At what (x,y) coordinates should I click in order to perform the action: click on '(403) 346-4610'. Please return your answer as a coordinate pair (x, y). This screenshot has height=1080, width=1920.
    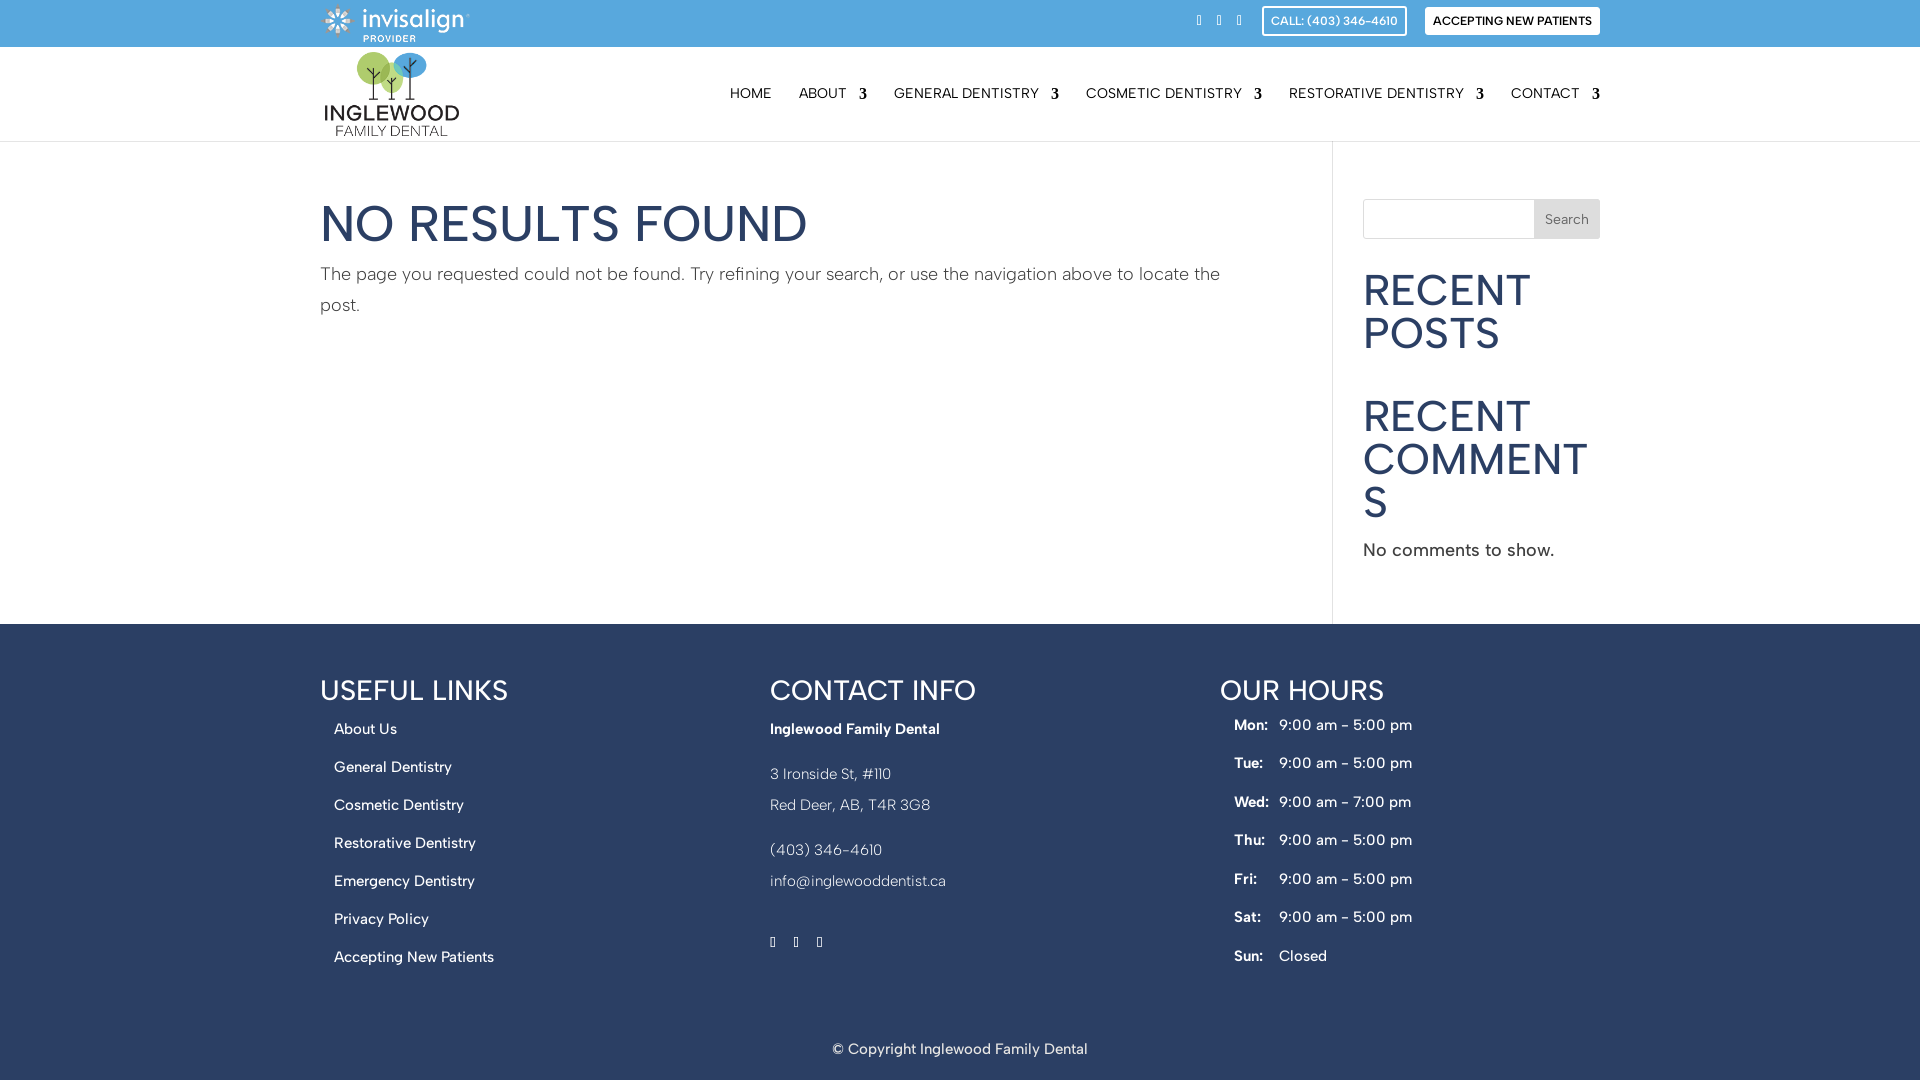
    Looking at the image, I should click on (825, 849).